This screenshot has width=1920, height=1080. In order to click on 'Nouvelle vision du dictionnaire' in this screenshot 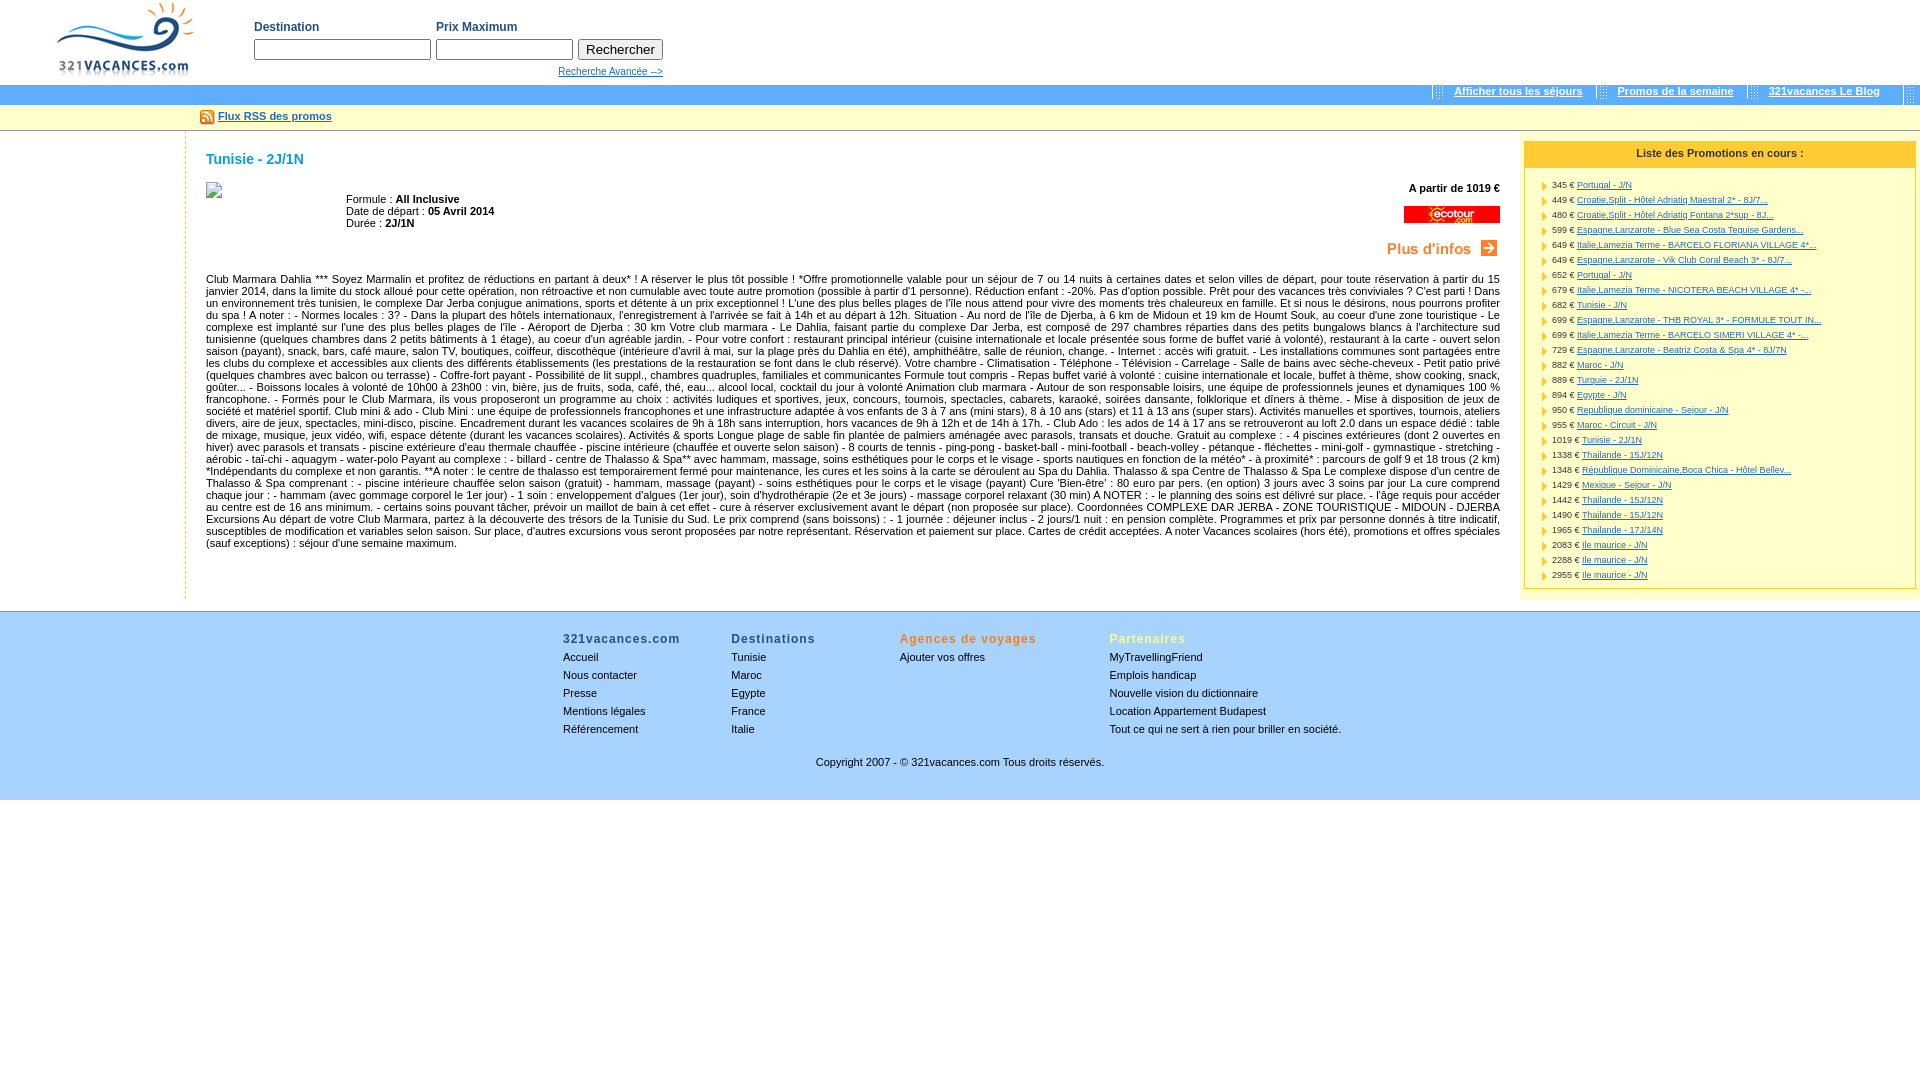, I will do `click(1184, 692)`.